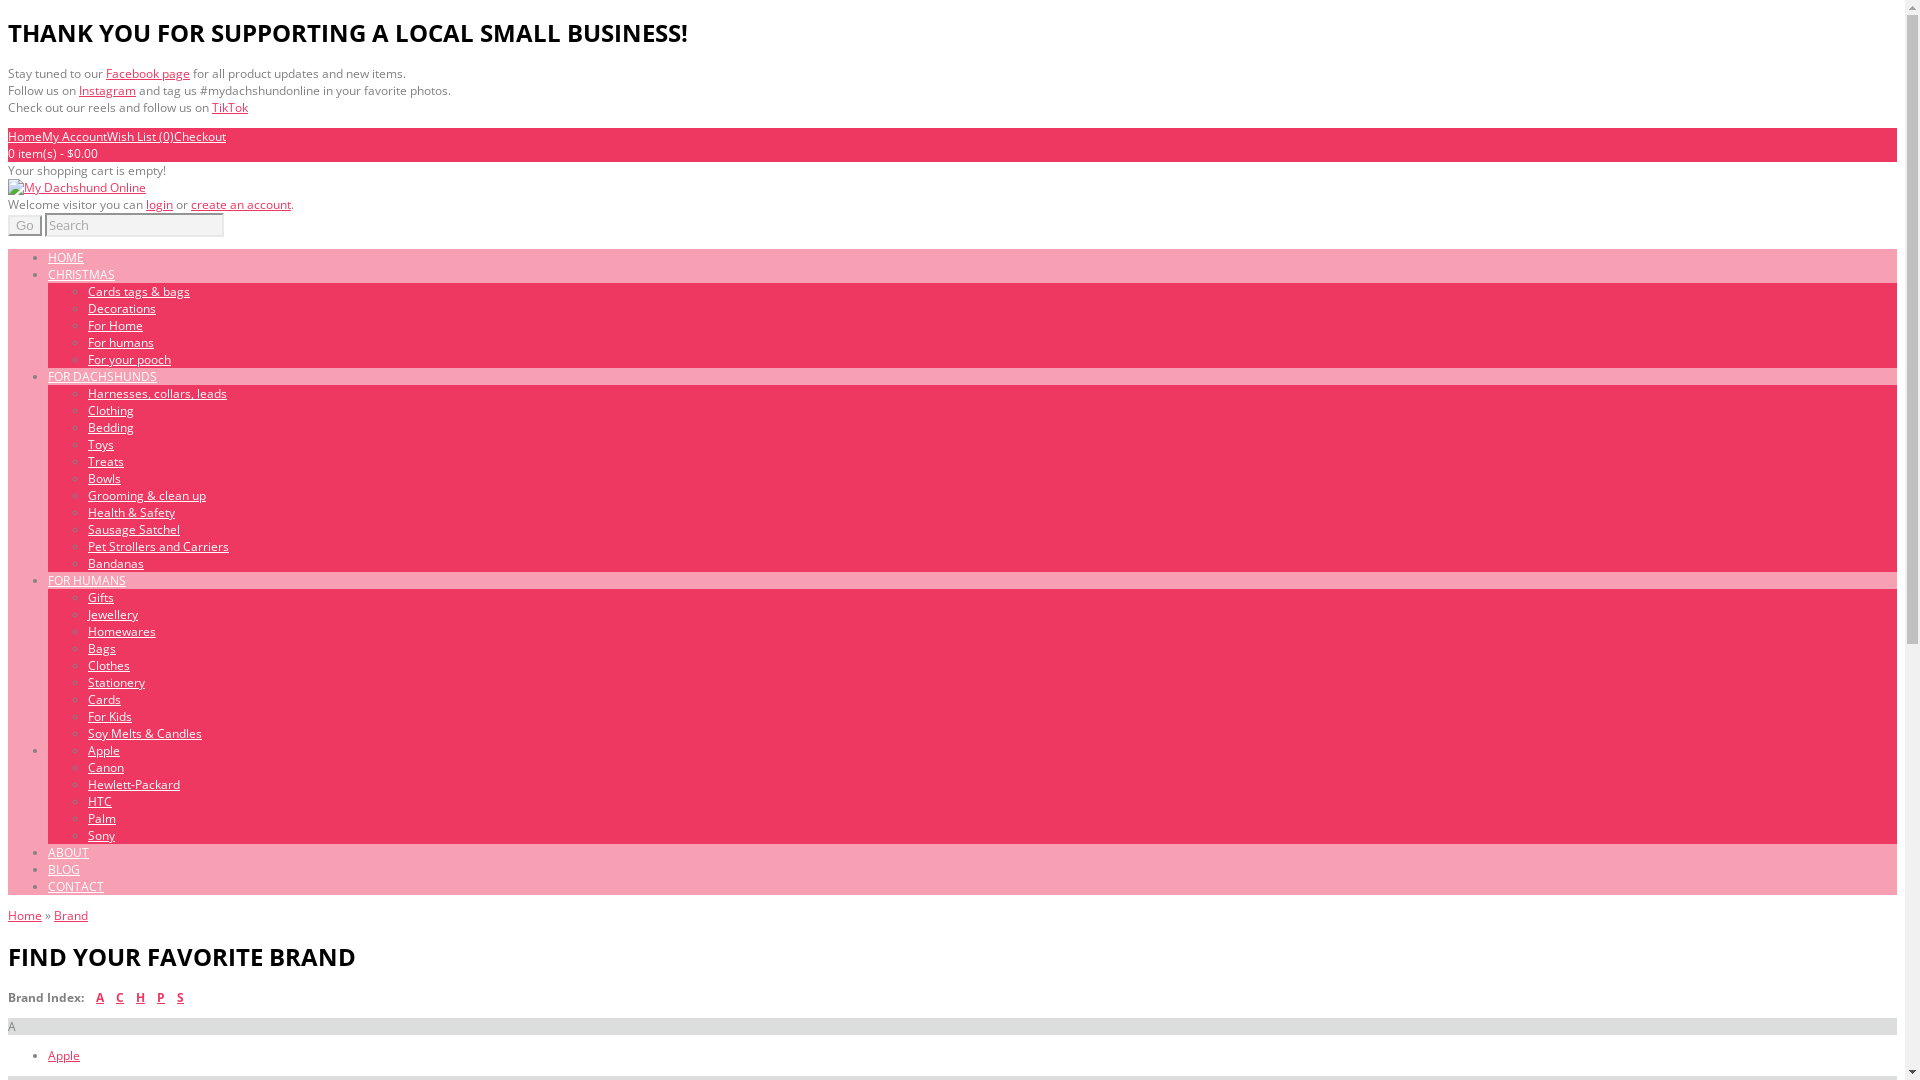  I want to click on 'Apple', so click(103, 750).